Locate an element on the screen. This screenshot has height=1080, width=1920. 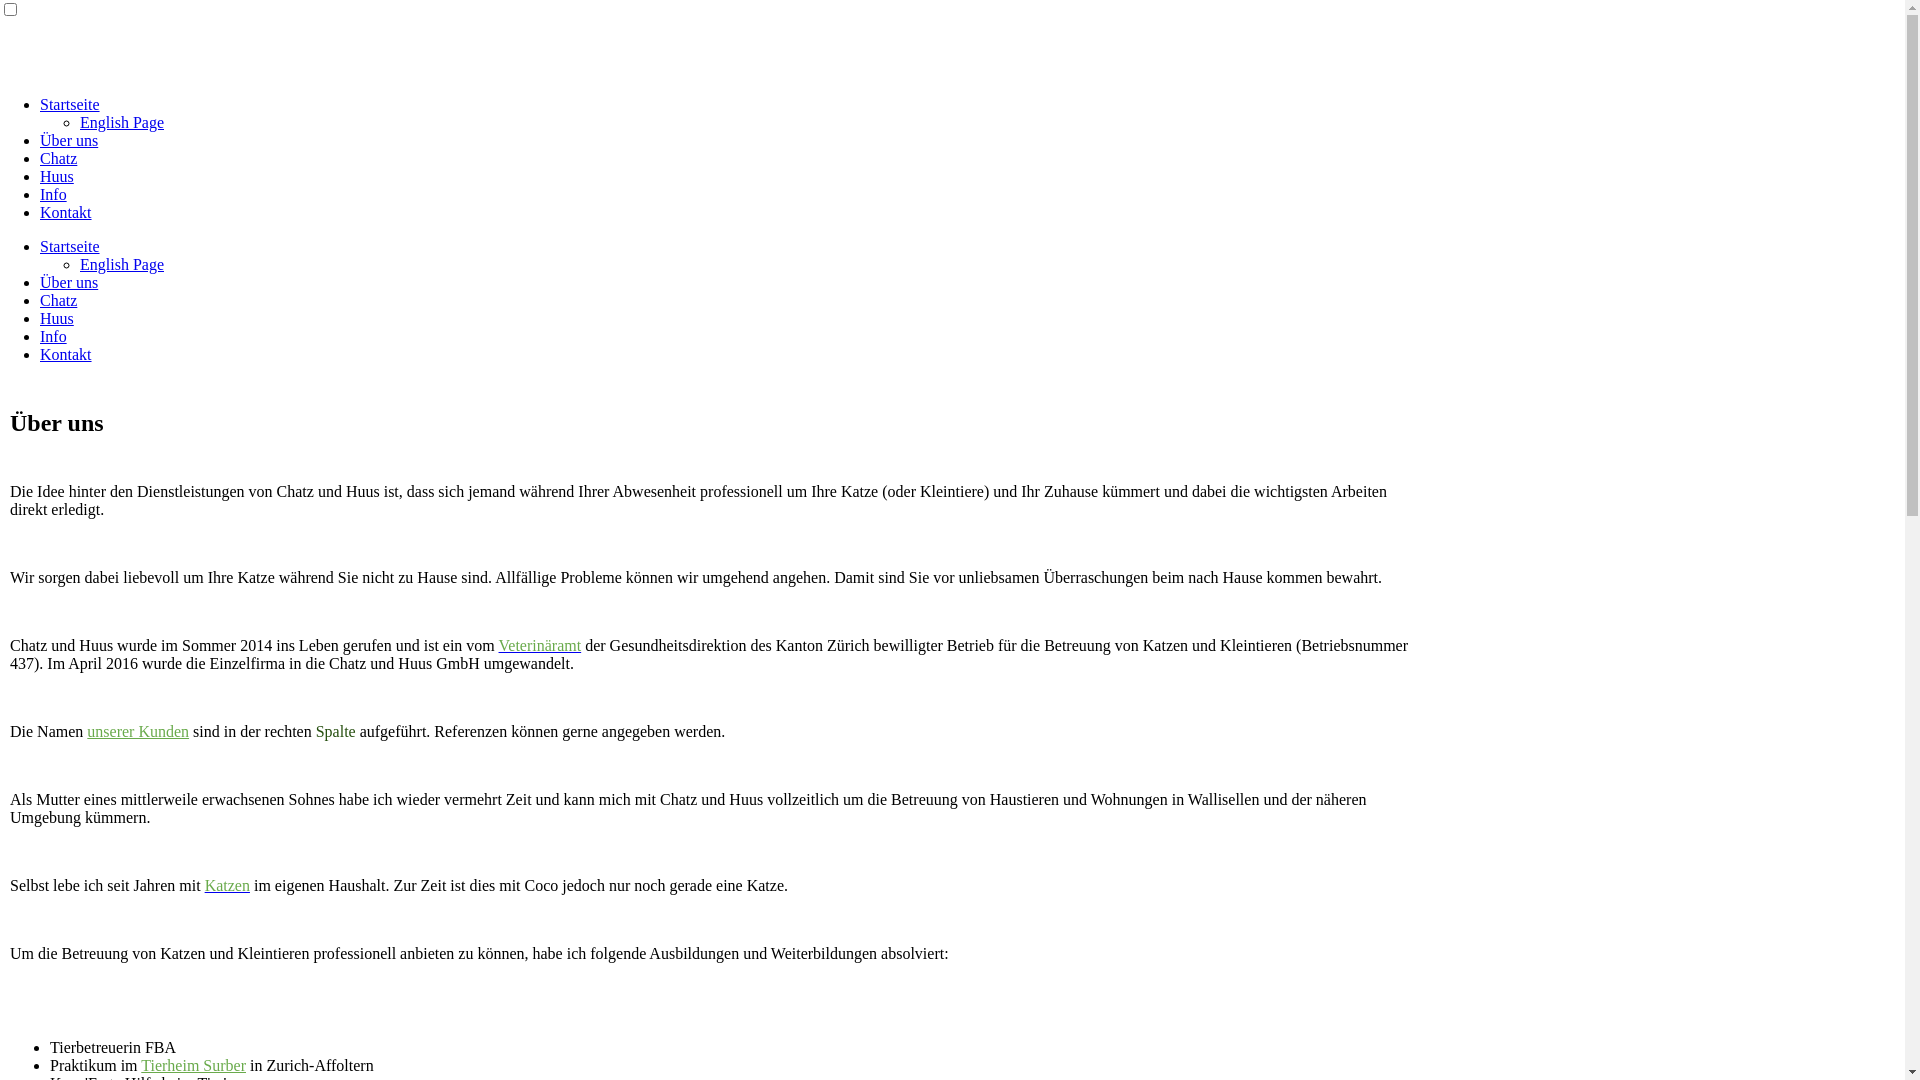
'Kontakt' is located at coordinates (39, 353).